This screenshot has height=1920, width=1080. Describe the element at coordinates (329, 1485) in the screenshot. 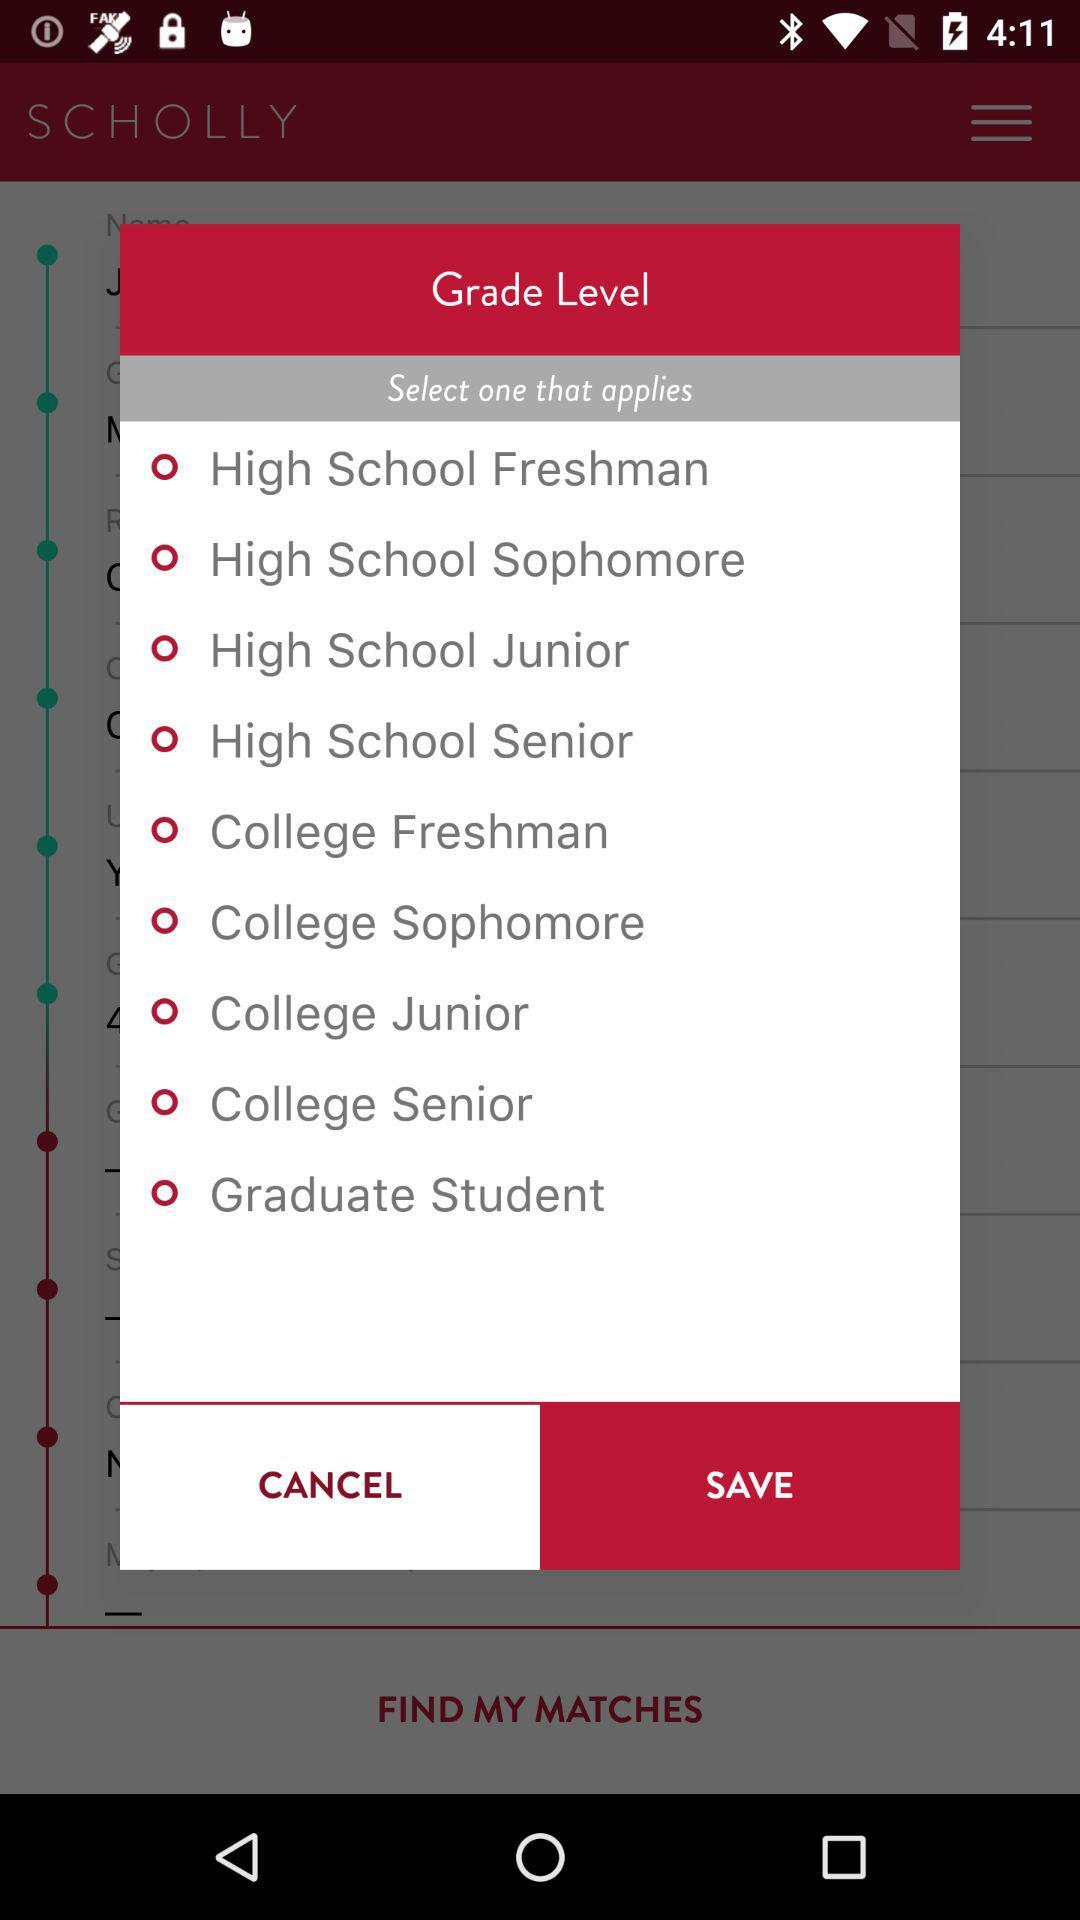

I see `the cancel item` at that location.